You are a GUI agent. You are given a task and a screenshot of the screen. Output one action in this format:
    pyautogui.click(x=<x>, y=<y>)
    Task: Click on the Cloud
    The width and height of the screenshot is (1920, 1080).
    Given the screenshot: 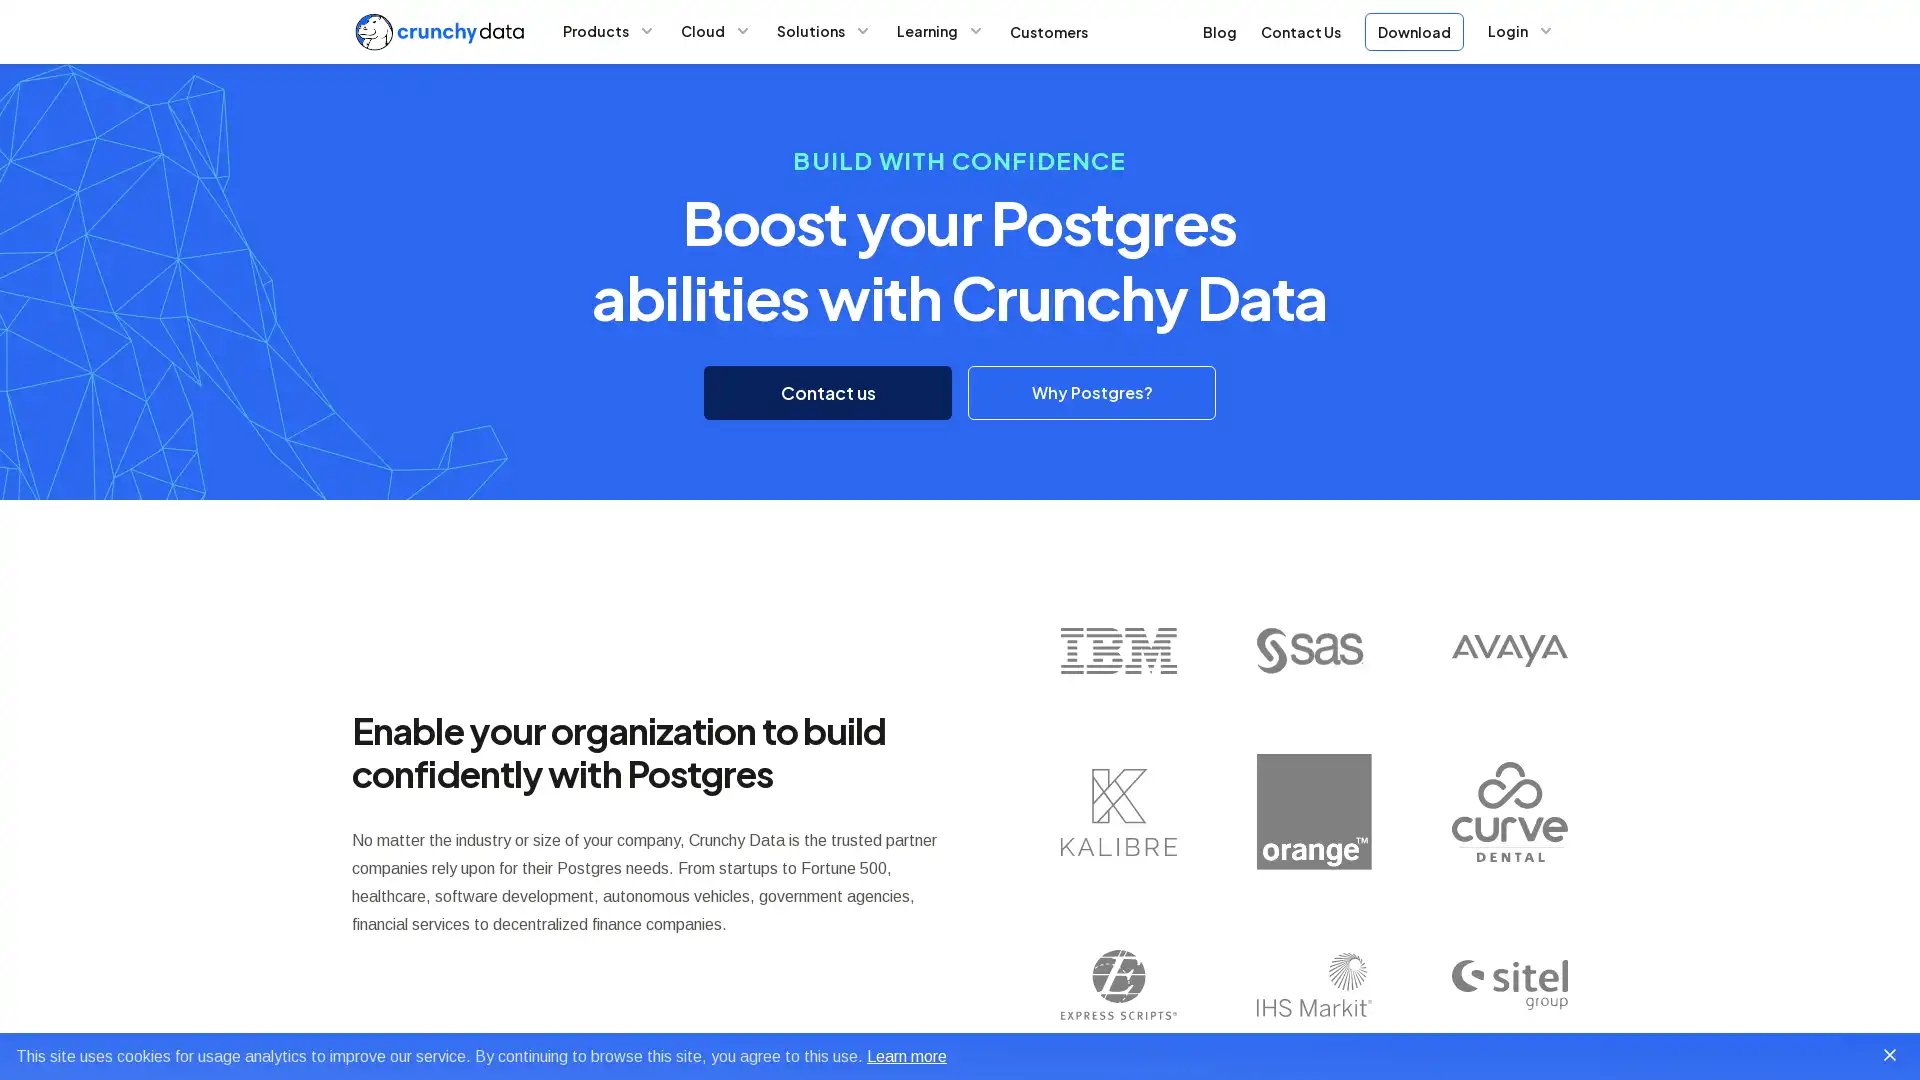 What is the action you would take?
    pyautogui.click(x=715, y=30)
    